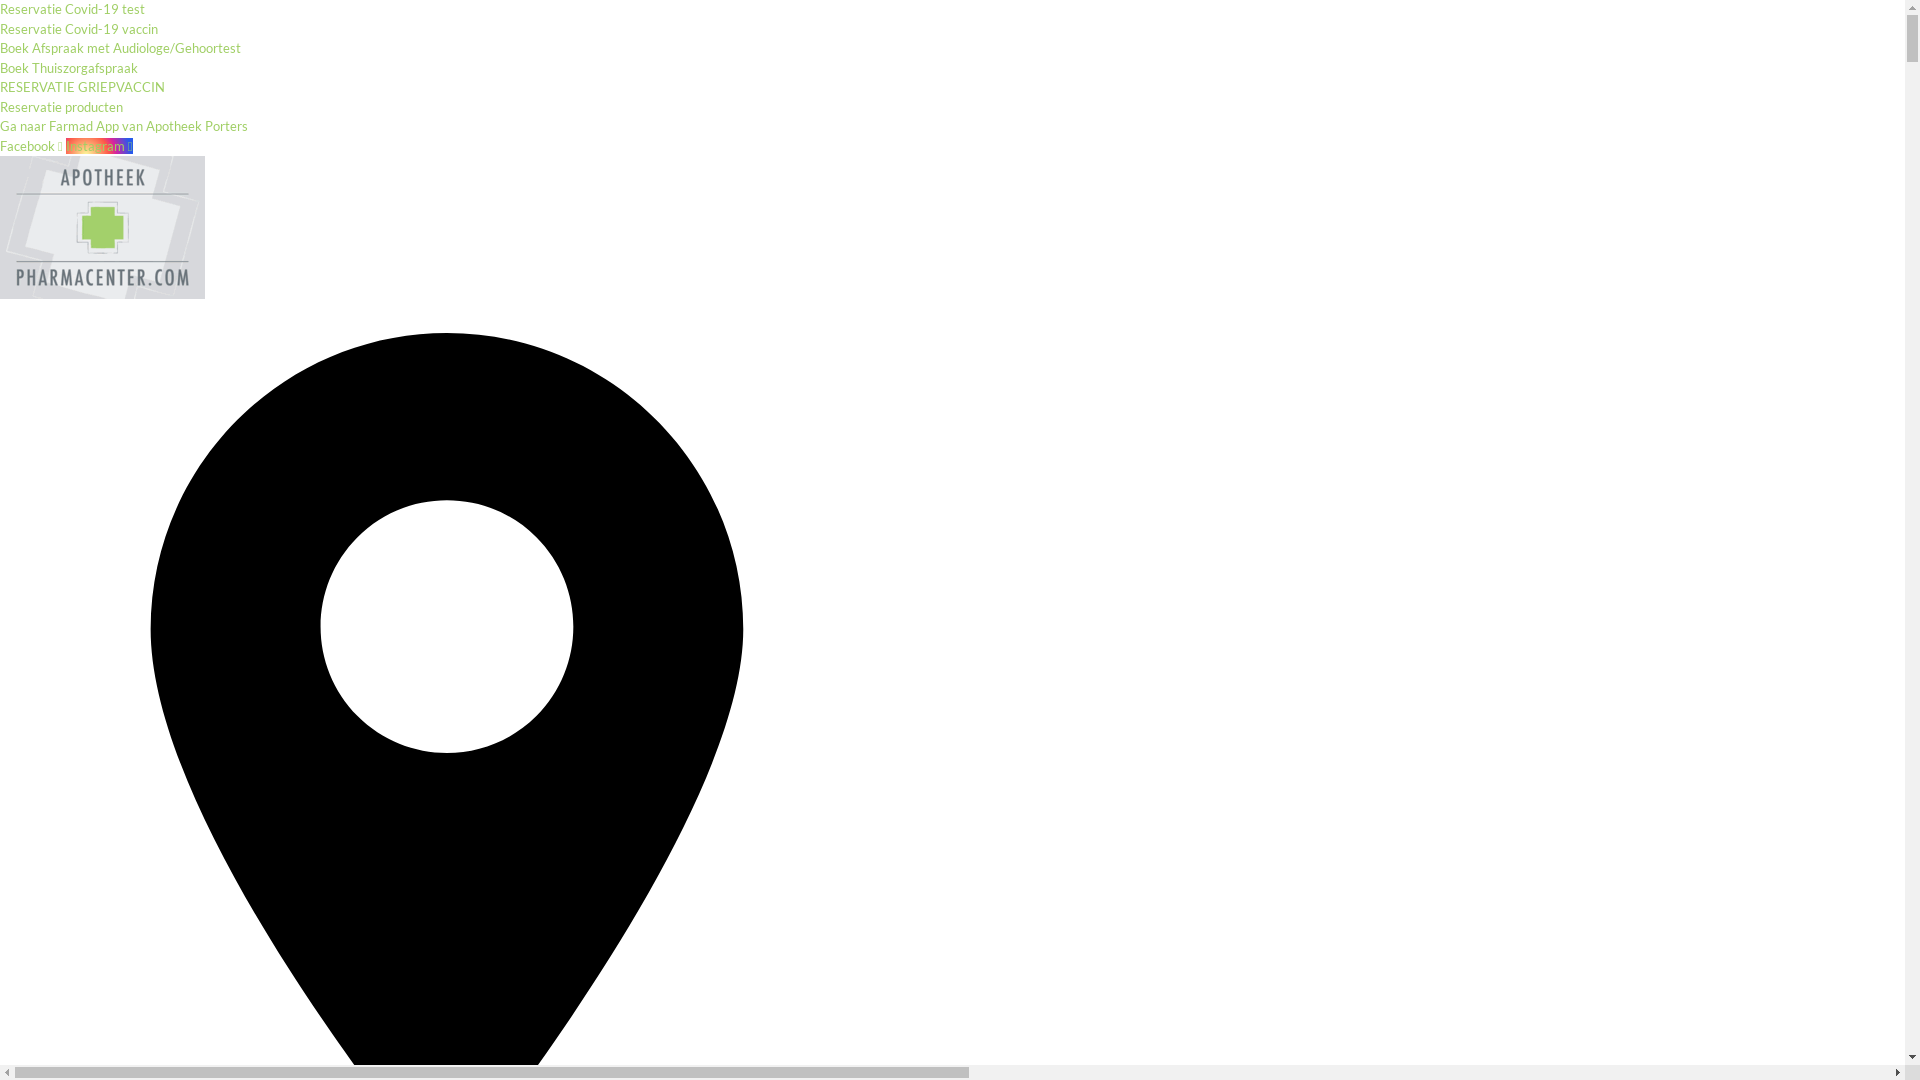 This screenshot has width=1920, height=1080. Describe the element at coordinates (78, 27) in the screenshot. I see `'Reservatie Covid-19 vaccin'` at that location.